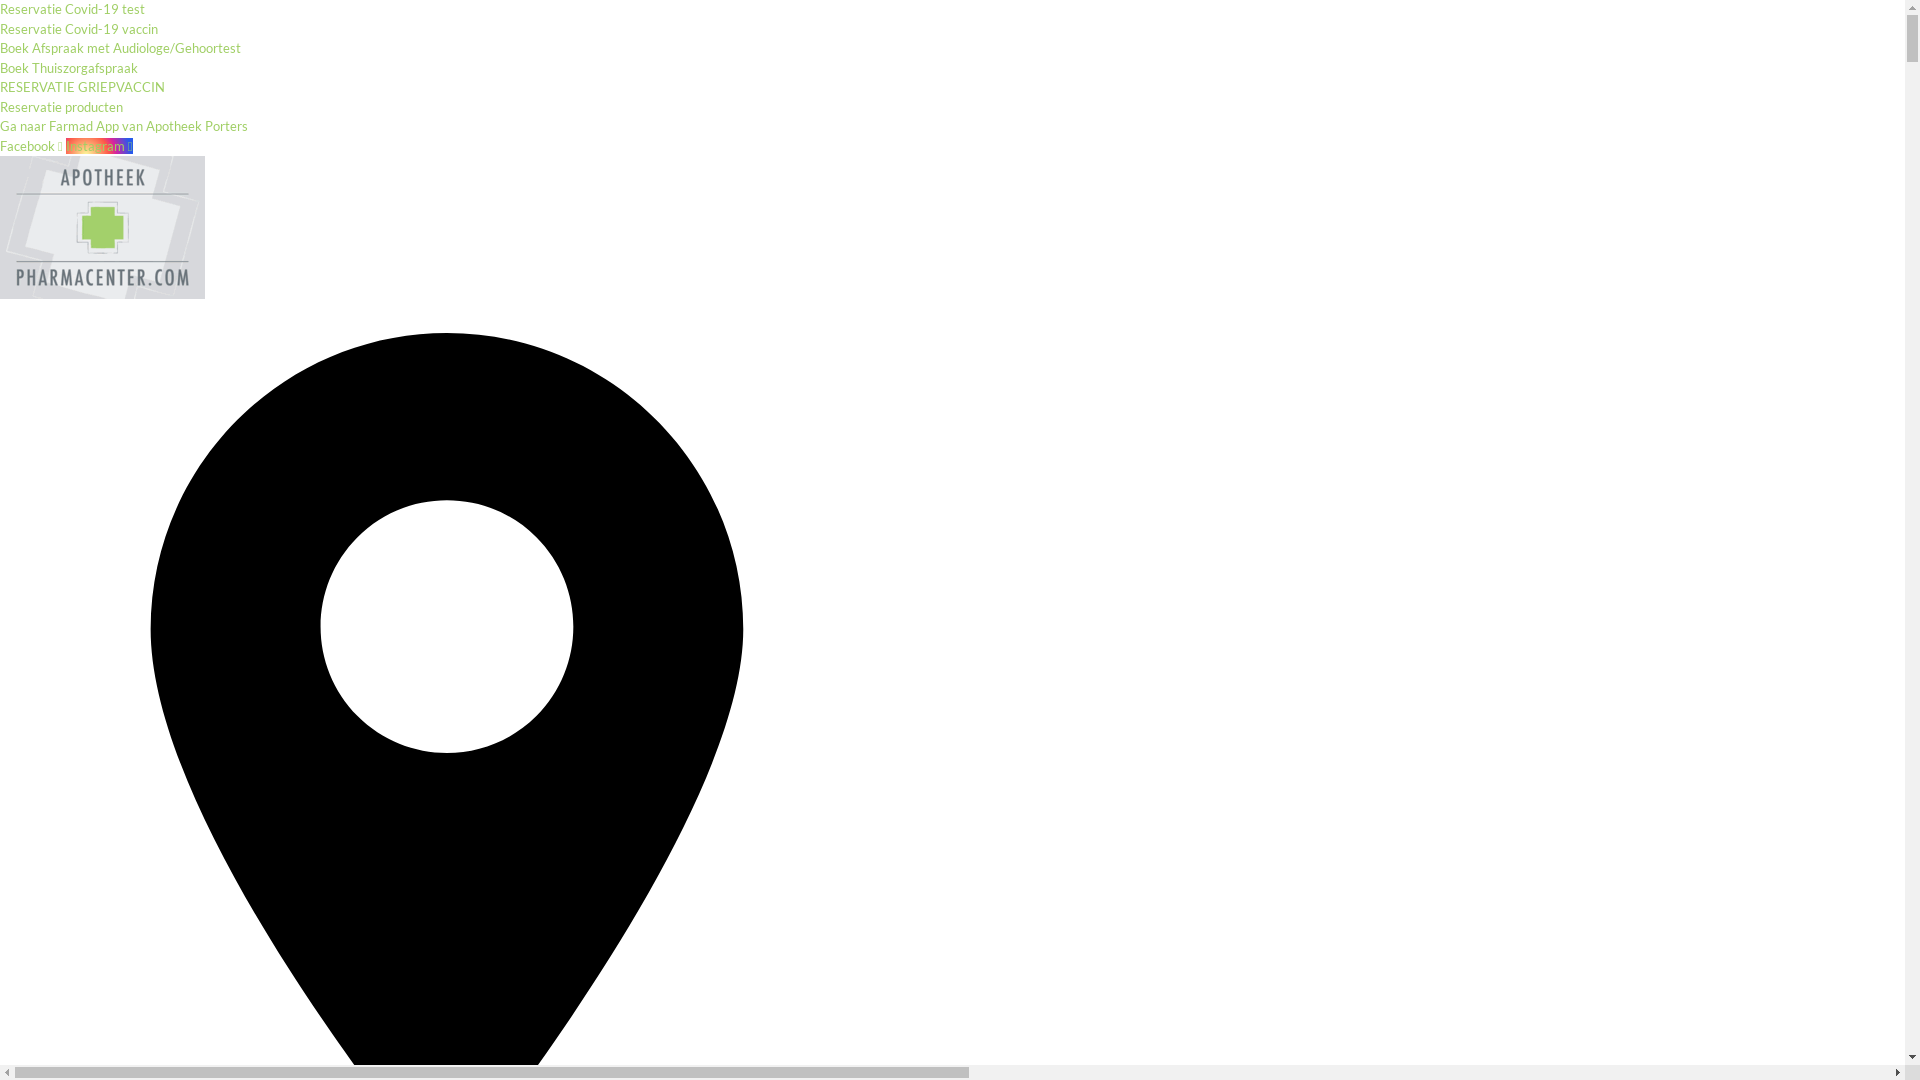 This screenshot has width=1920, height=1080. Describe the element at coordinates (78, 27) in the screenshot. I see `'Reservatie Covid-19 vaccin'` at that location.